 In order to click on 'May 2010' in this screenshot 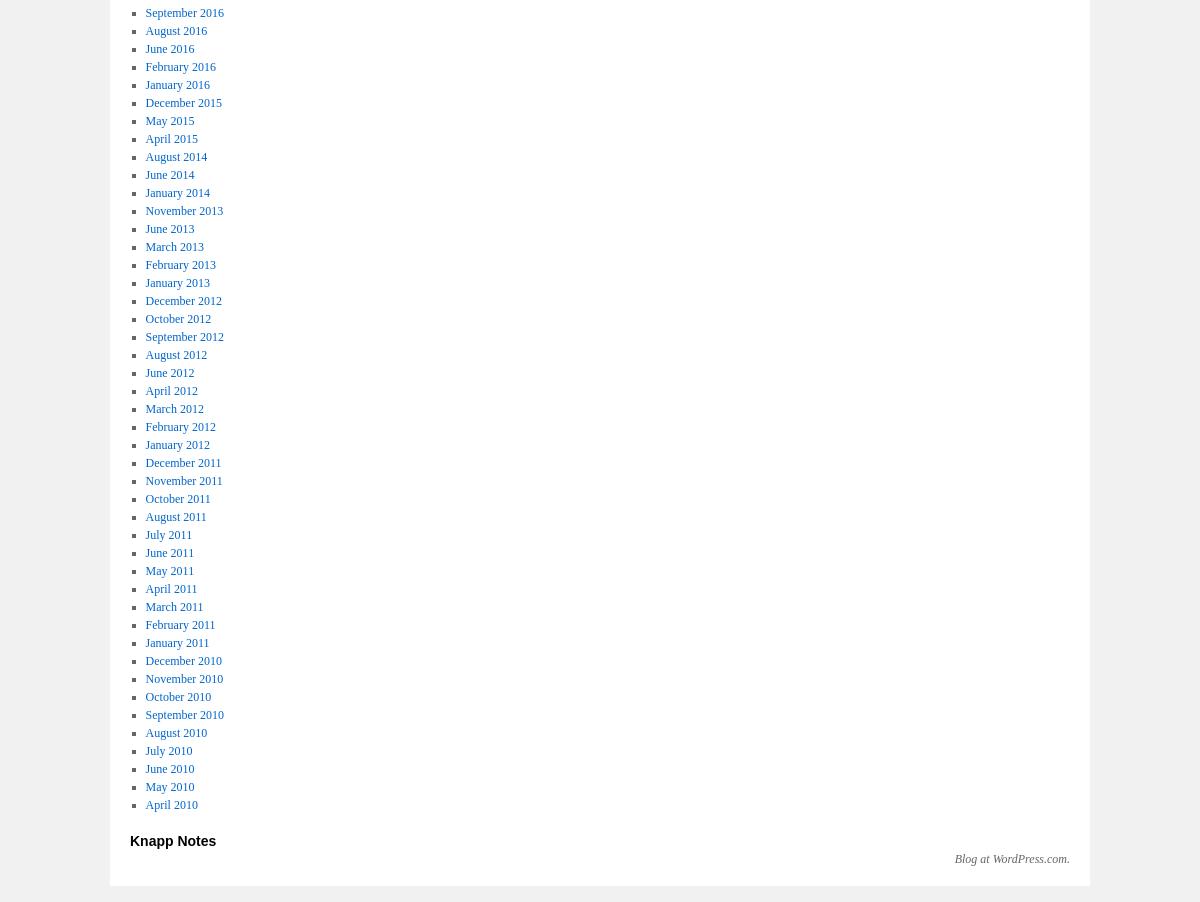, I will do `click(168, 785)`.